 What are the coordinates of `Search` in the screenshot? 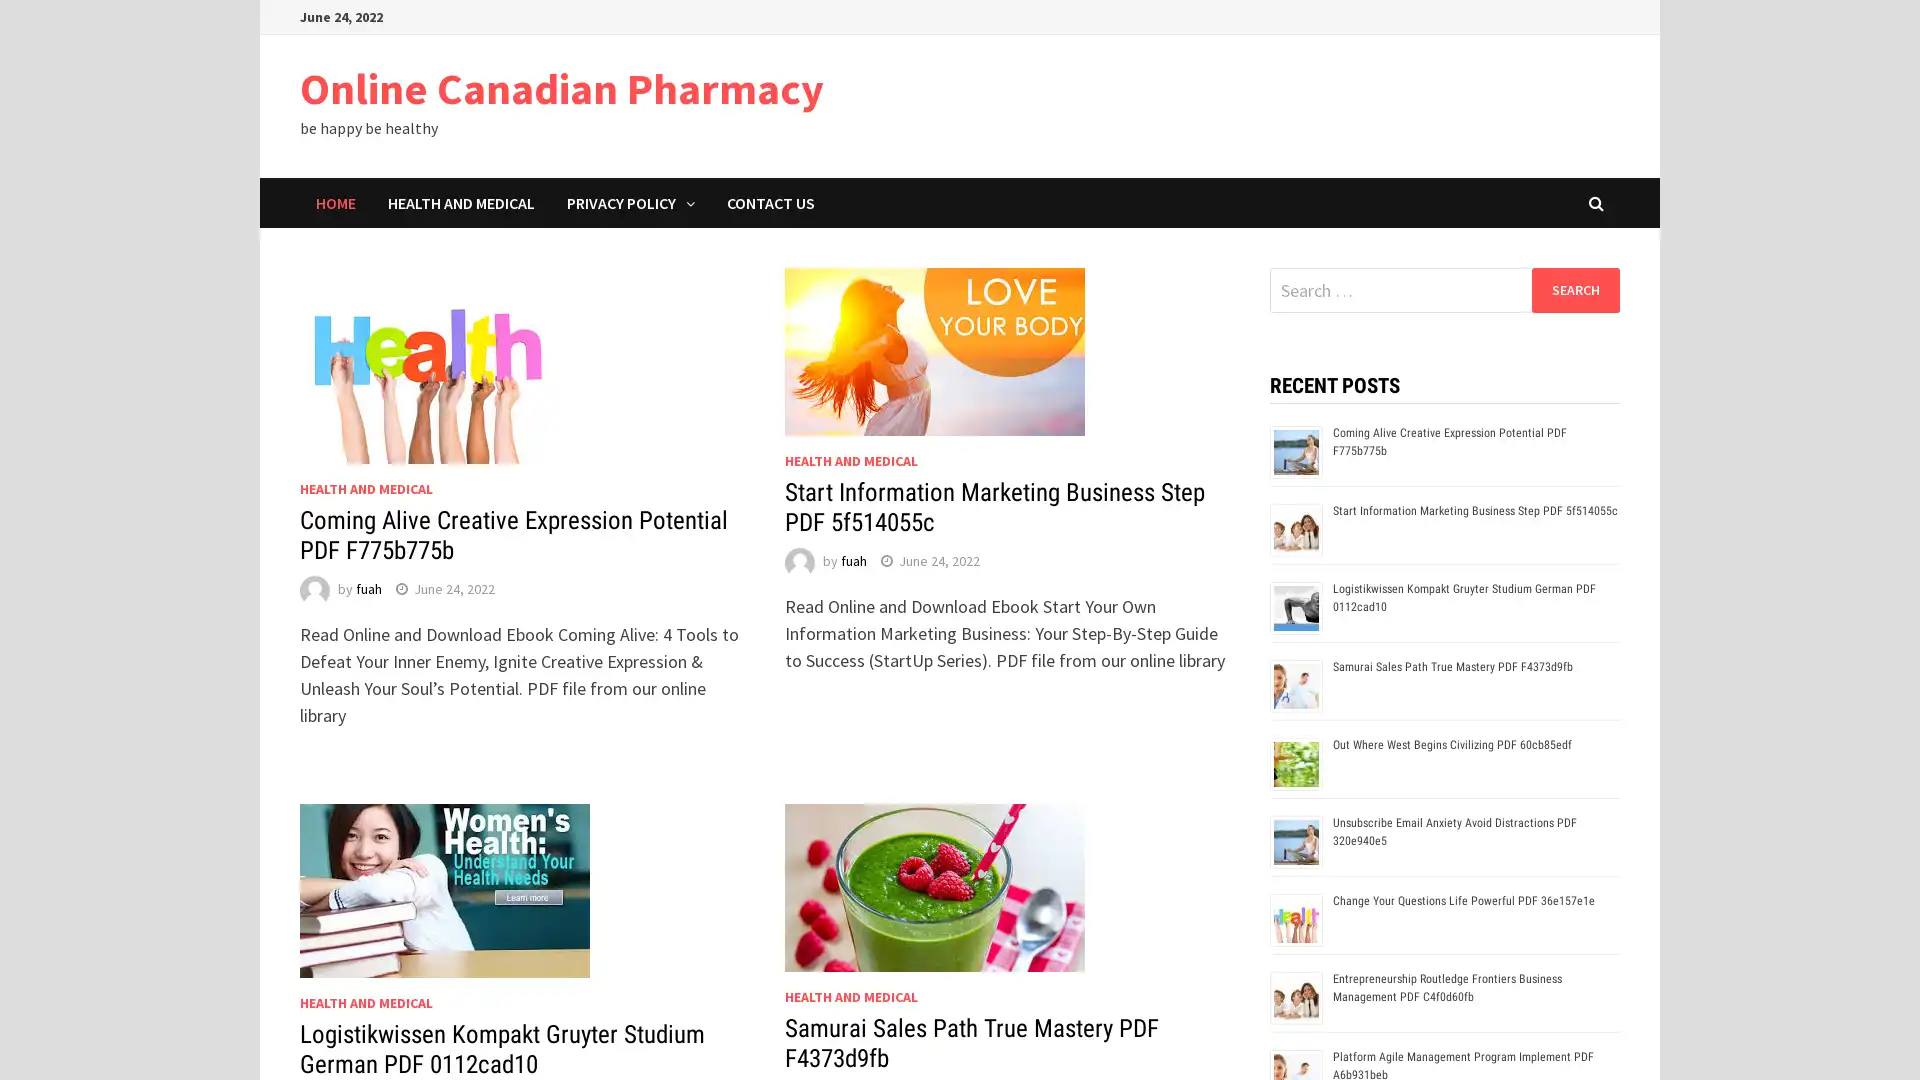 It's located at (1574, 289).